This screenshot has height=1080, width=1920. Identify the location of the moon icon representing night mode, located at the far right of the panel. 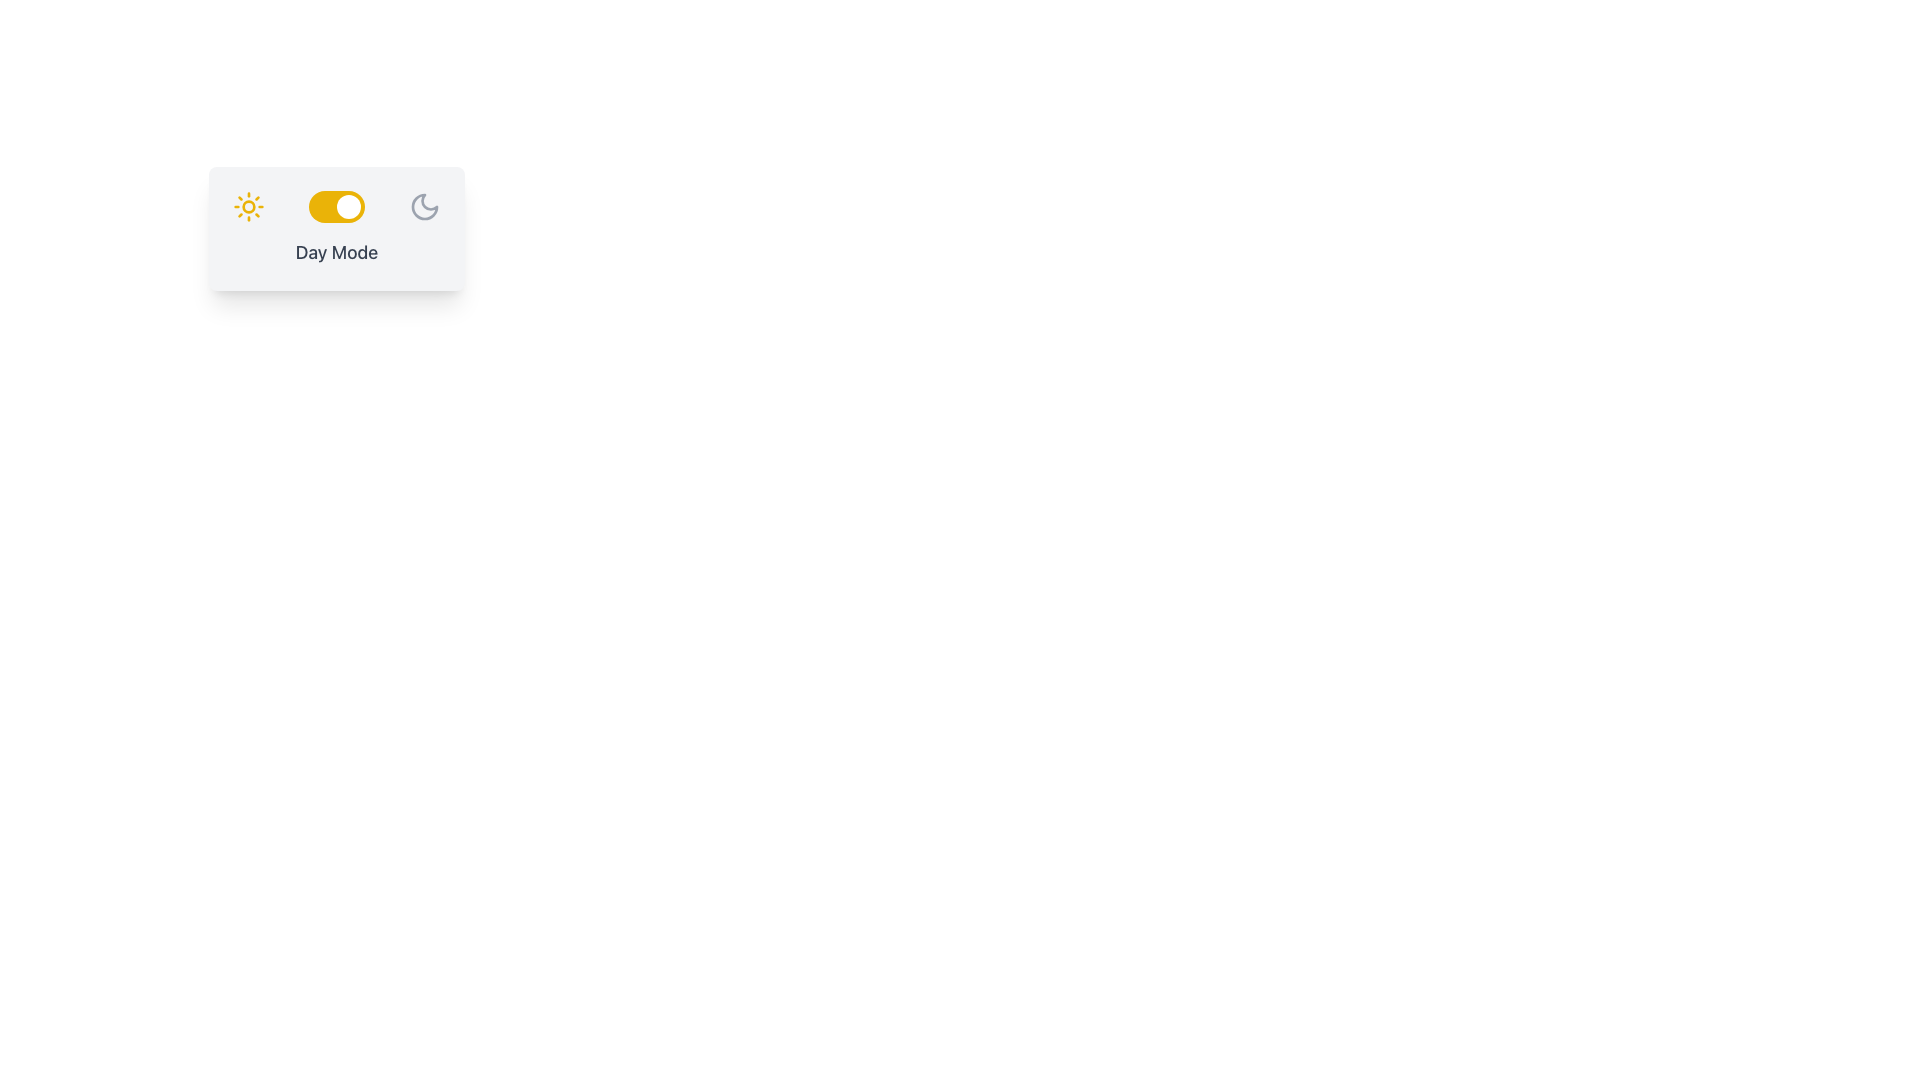
(424, 207).